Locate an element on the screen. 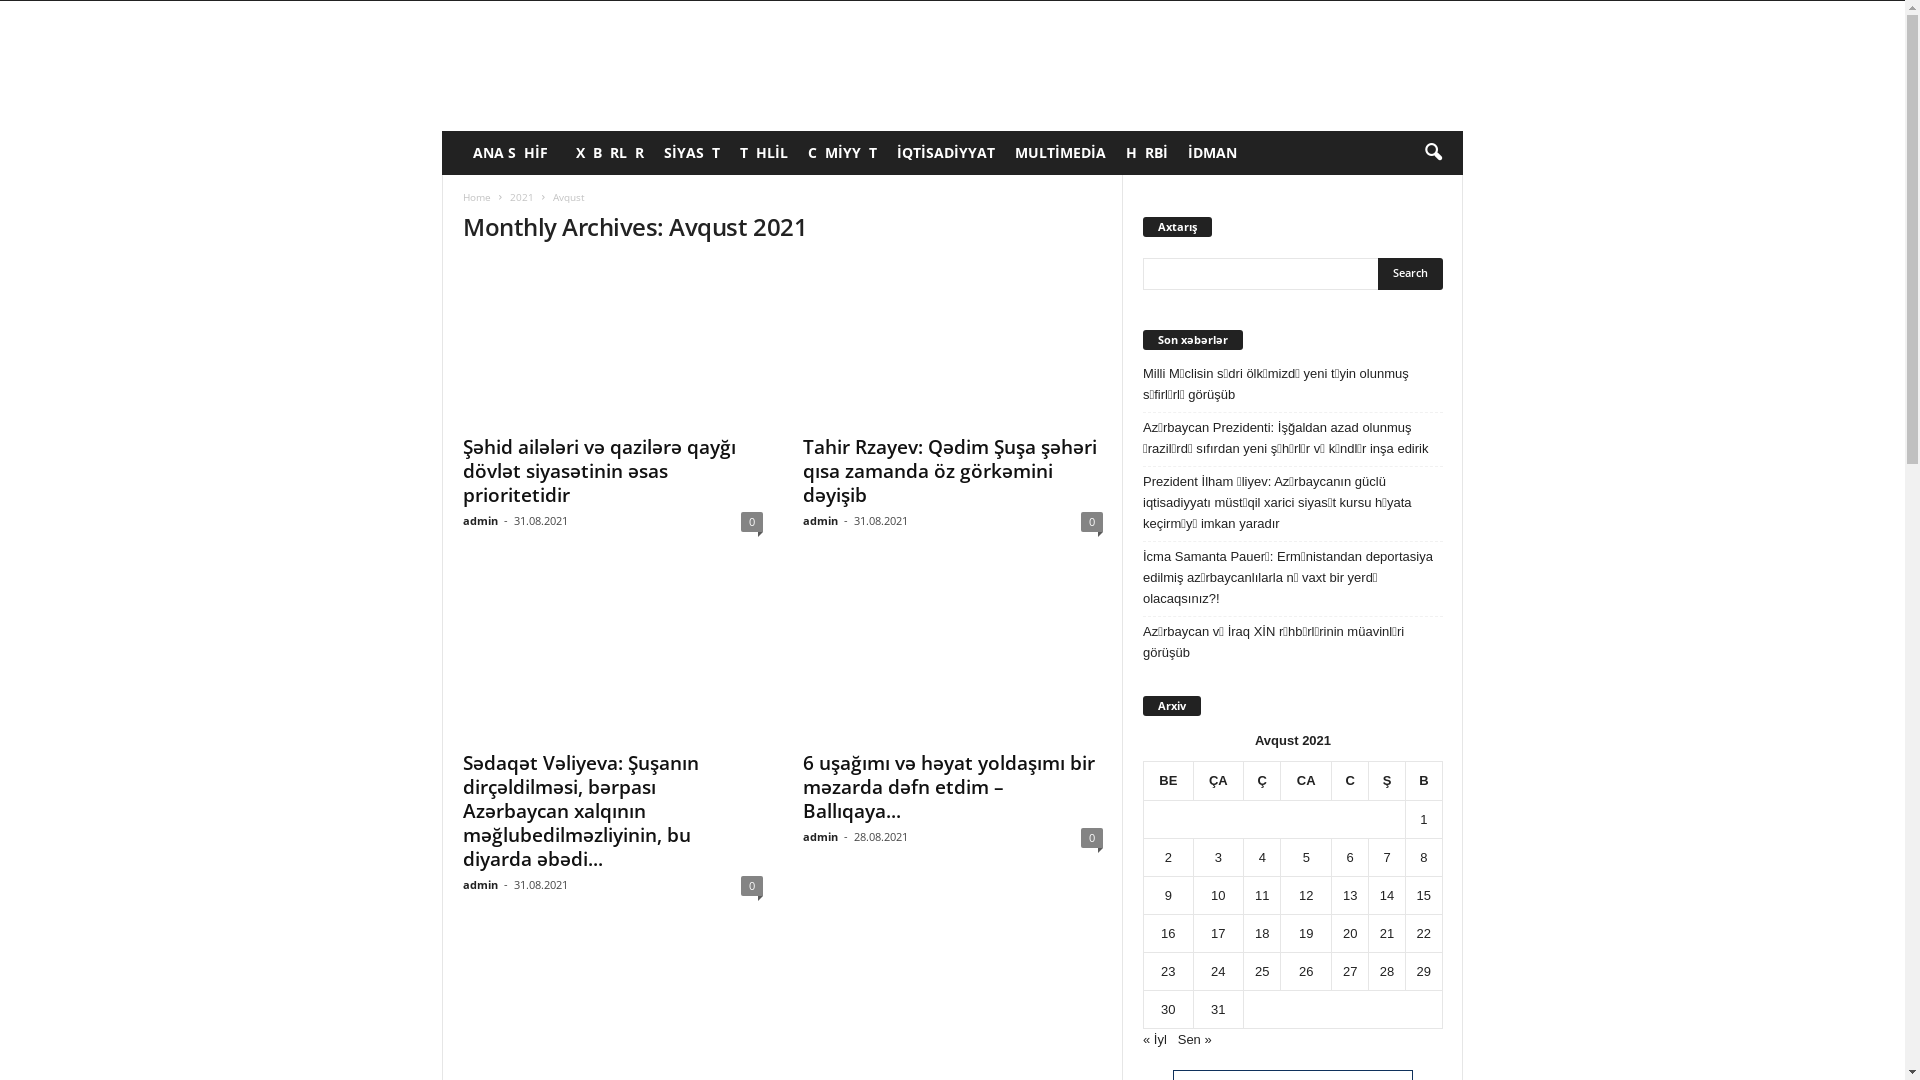  '12' is located at coordinates (1305, 894).